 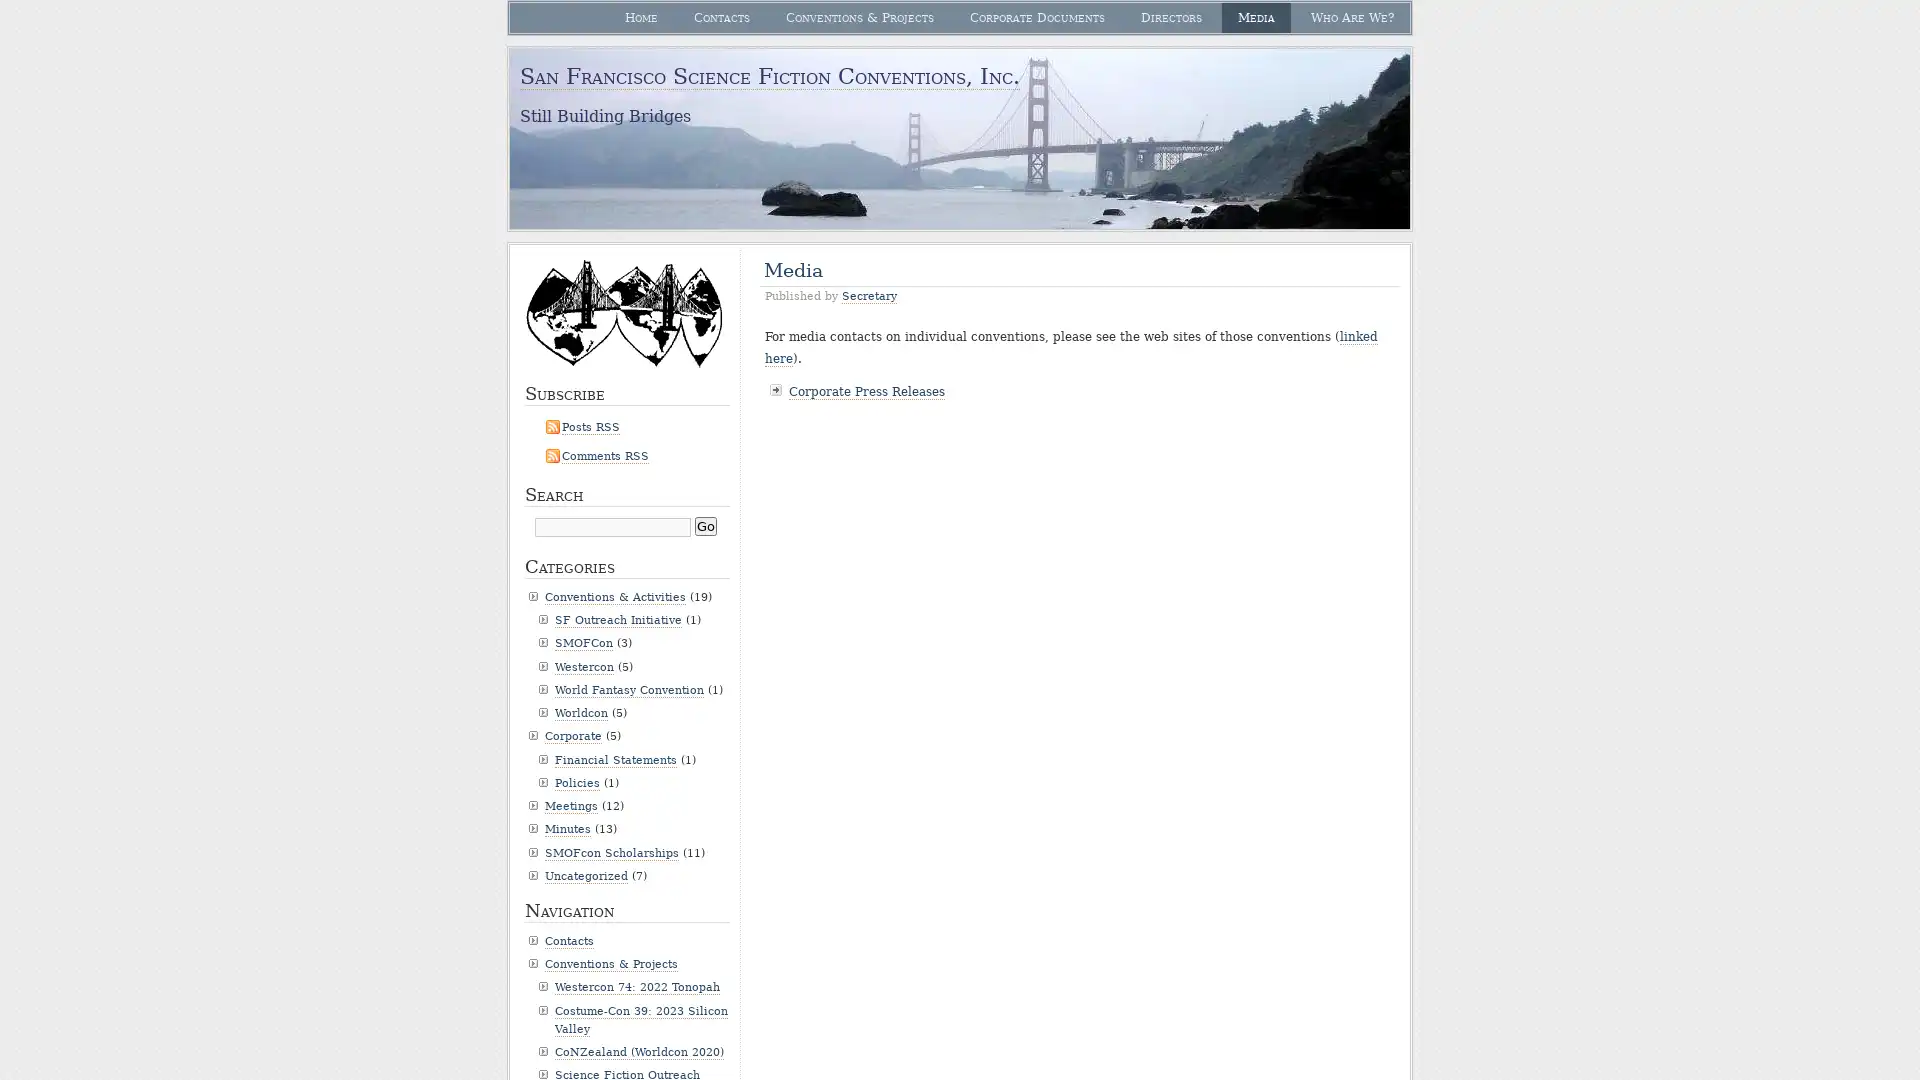 I want to click on Go, so click(x=705, y=524).